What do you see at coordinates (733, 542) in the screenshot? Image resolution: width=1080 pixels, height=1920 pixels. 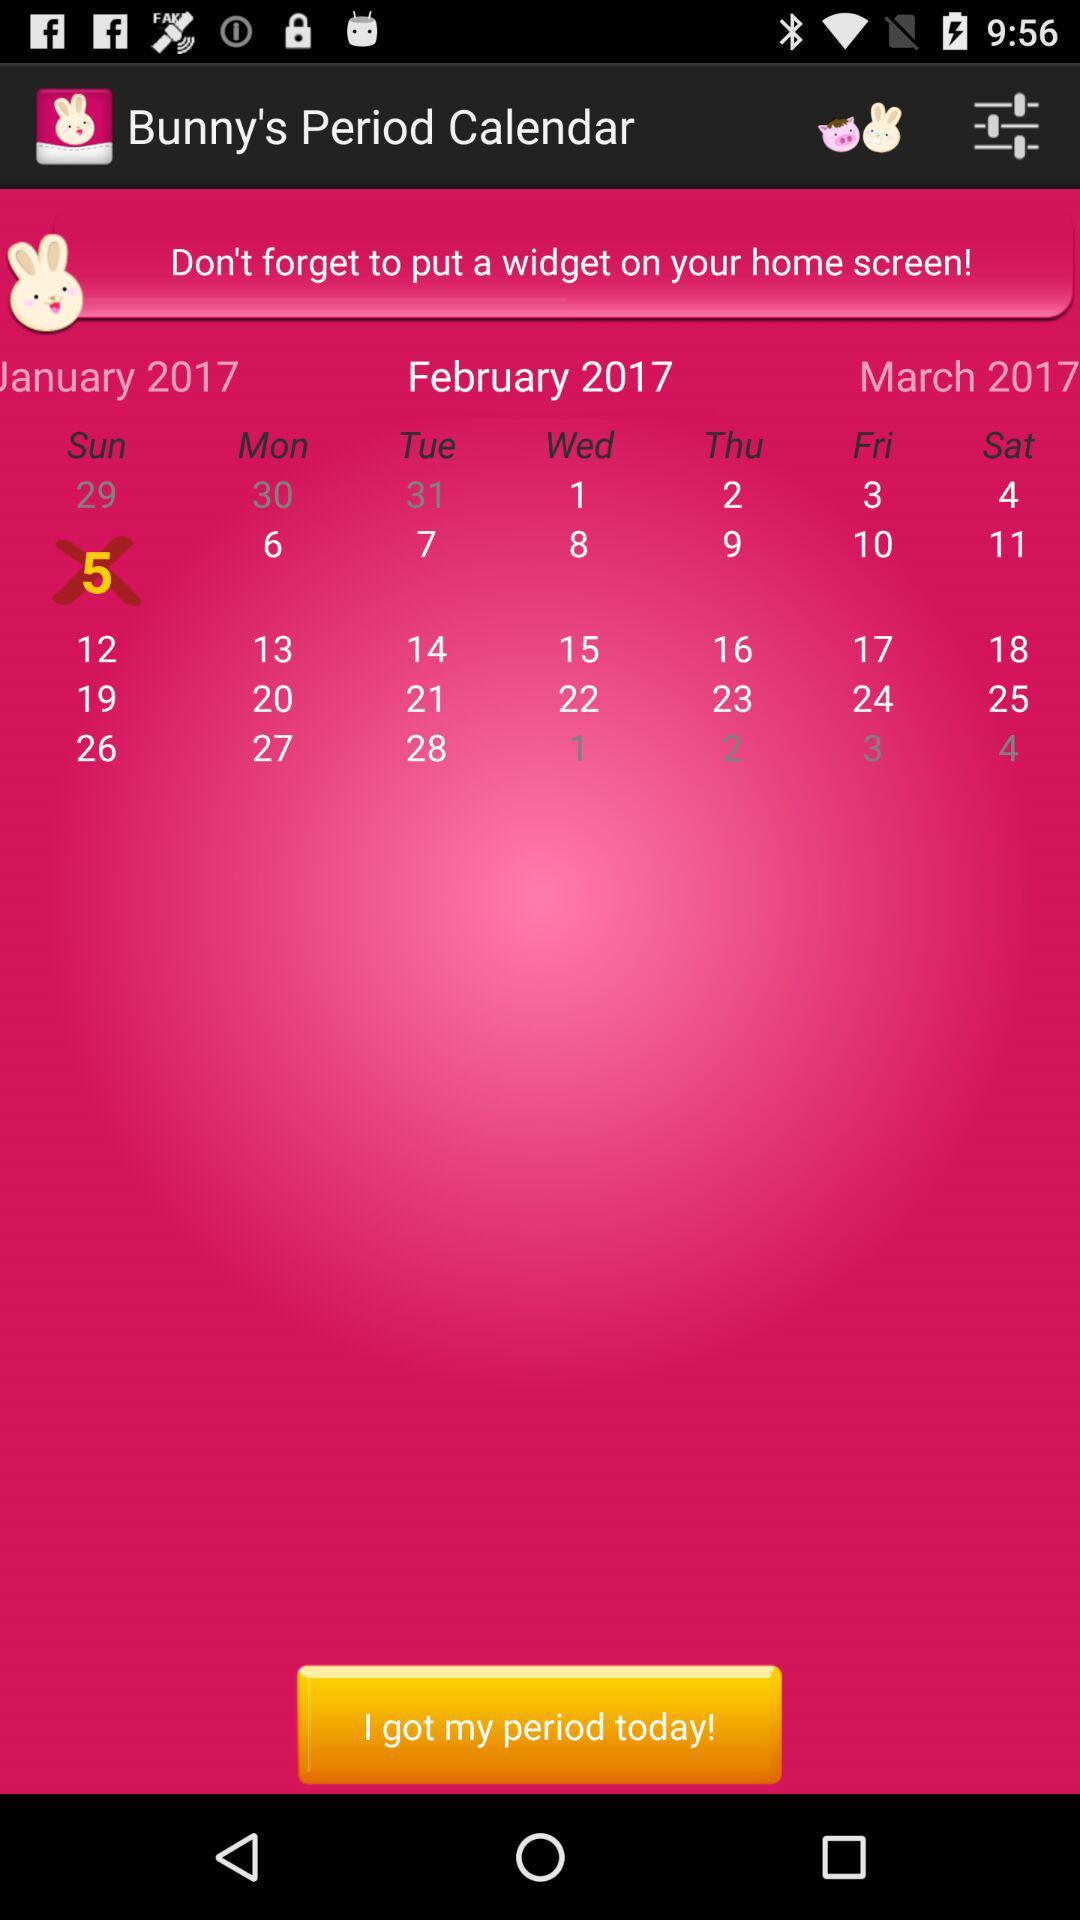 I see `9 item` at bounding box center [733, 542].